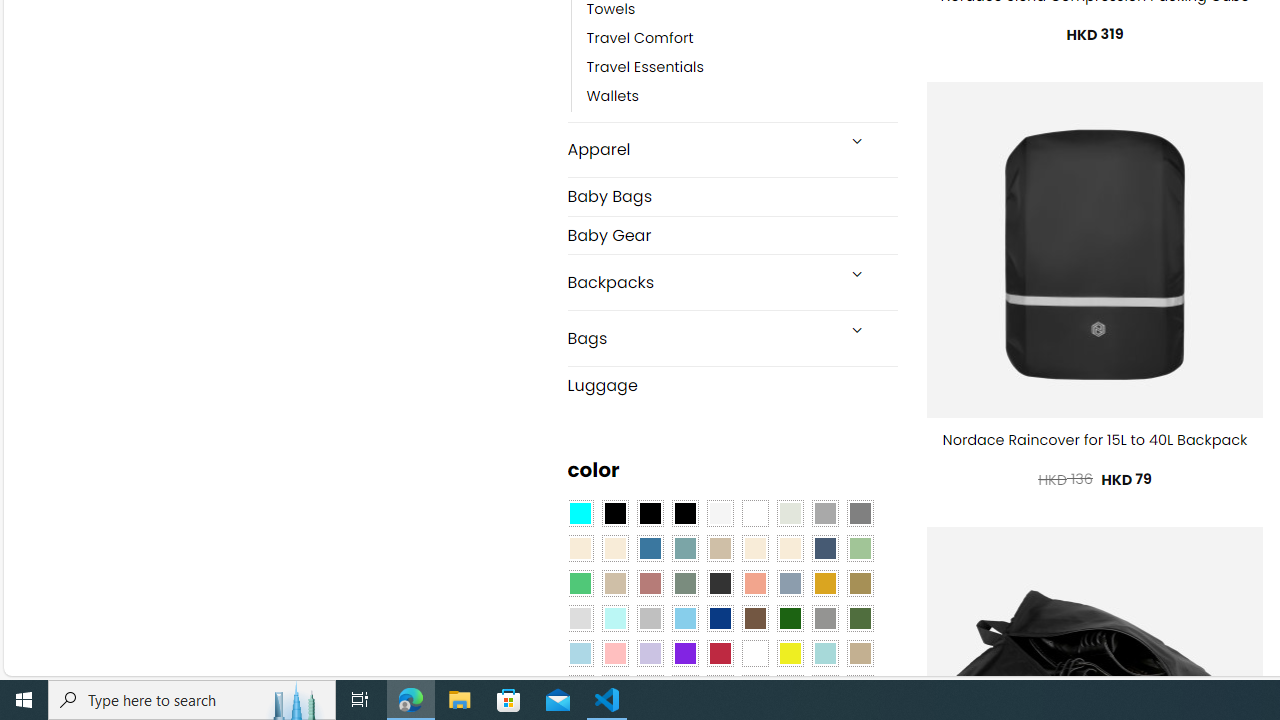 The image size is (1280, 720). I want to click on 'Beige', so click(578, 549).